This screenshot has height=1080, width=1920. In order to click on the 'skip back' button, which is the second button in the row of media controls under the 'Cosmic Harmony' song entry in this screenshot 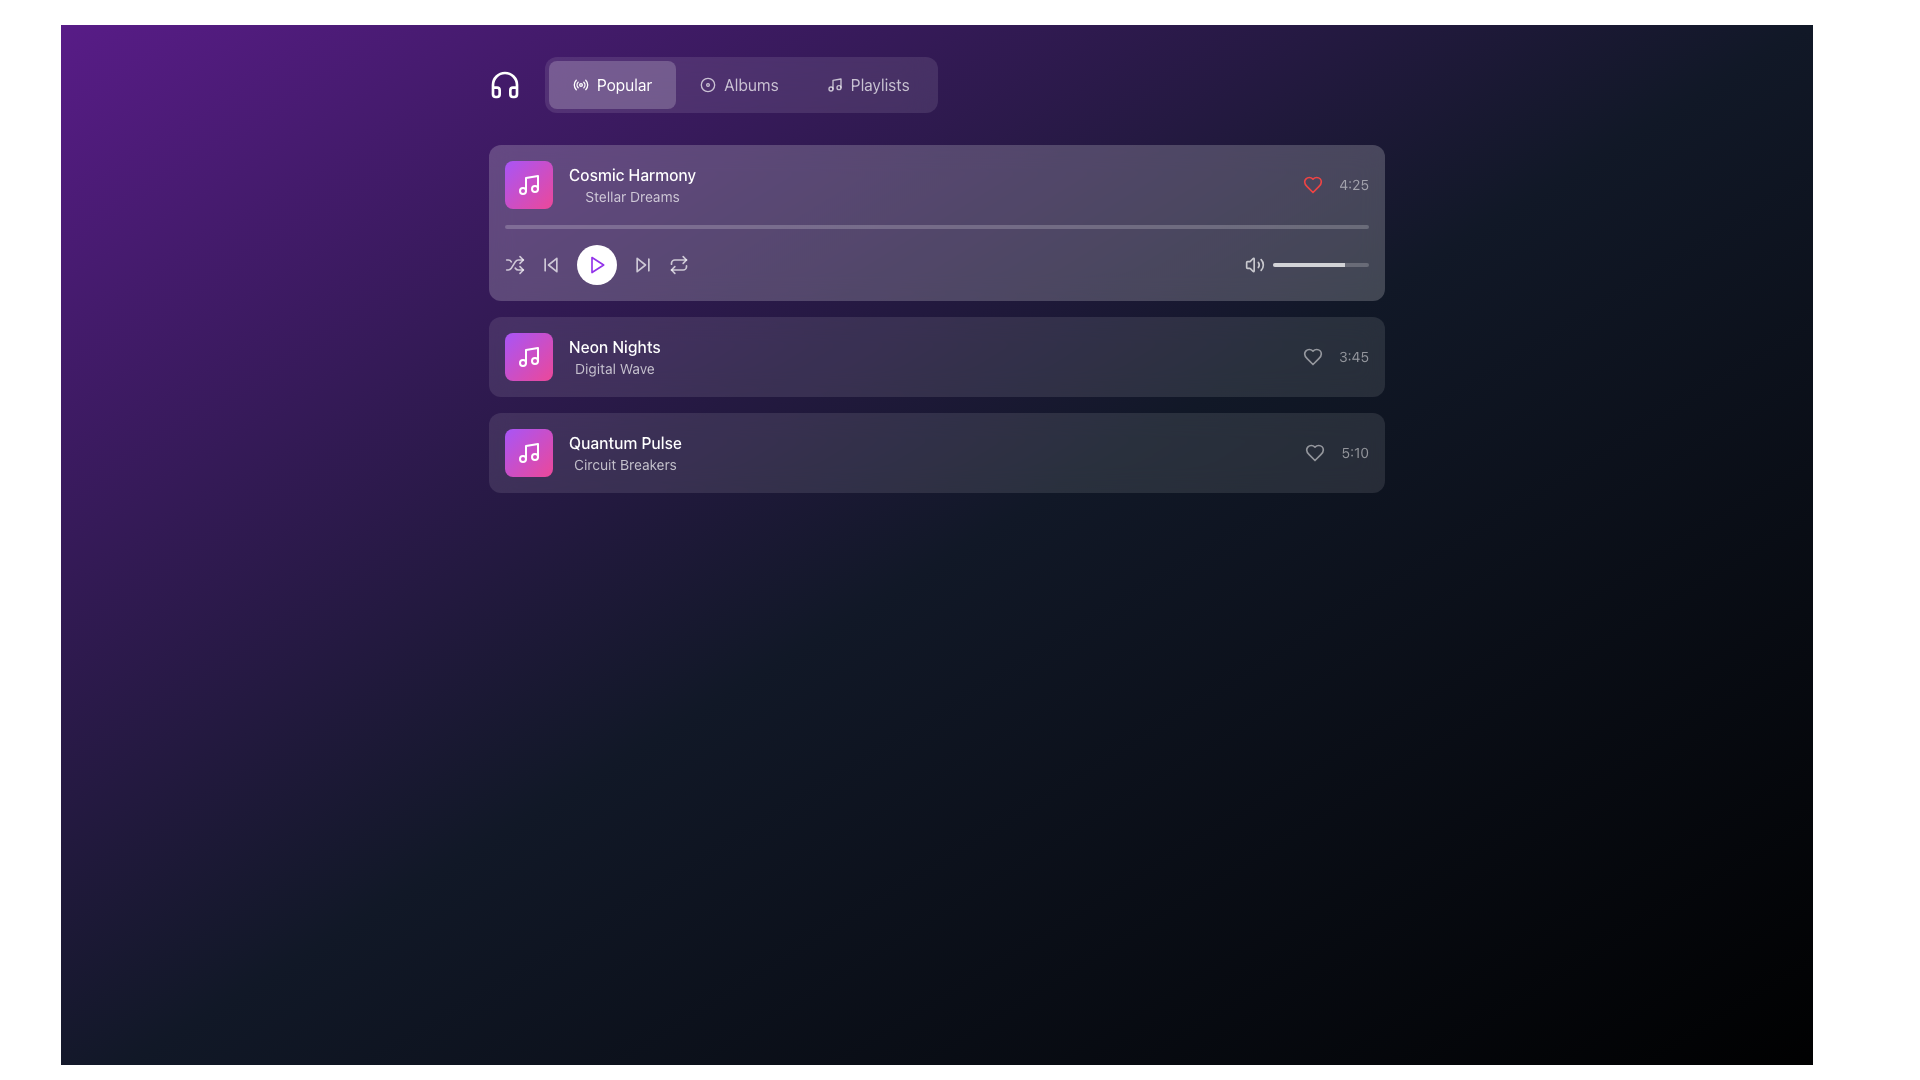, I will do `click(551, 264)`.